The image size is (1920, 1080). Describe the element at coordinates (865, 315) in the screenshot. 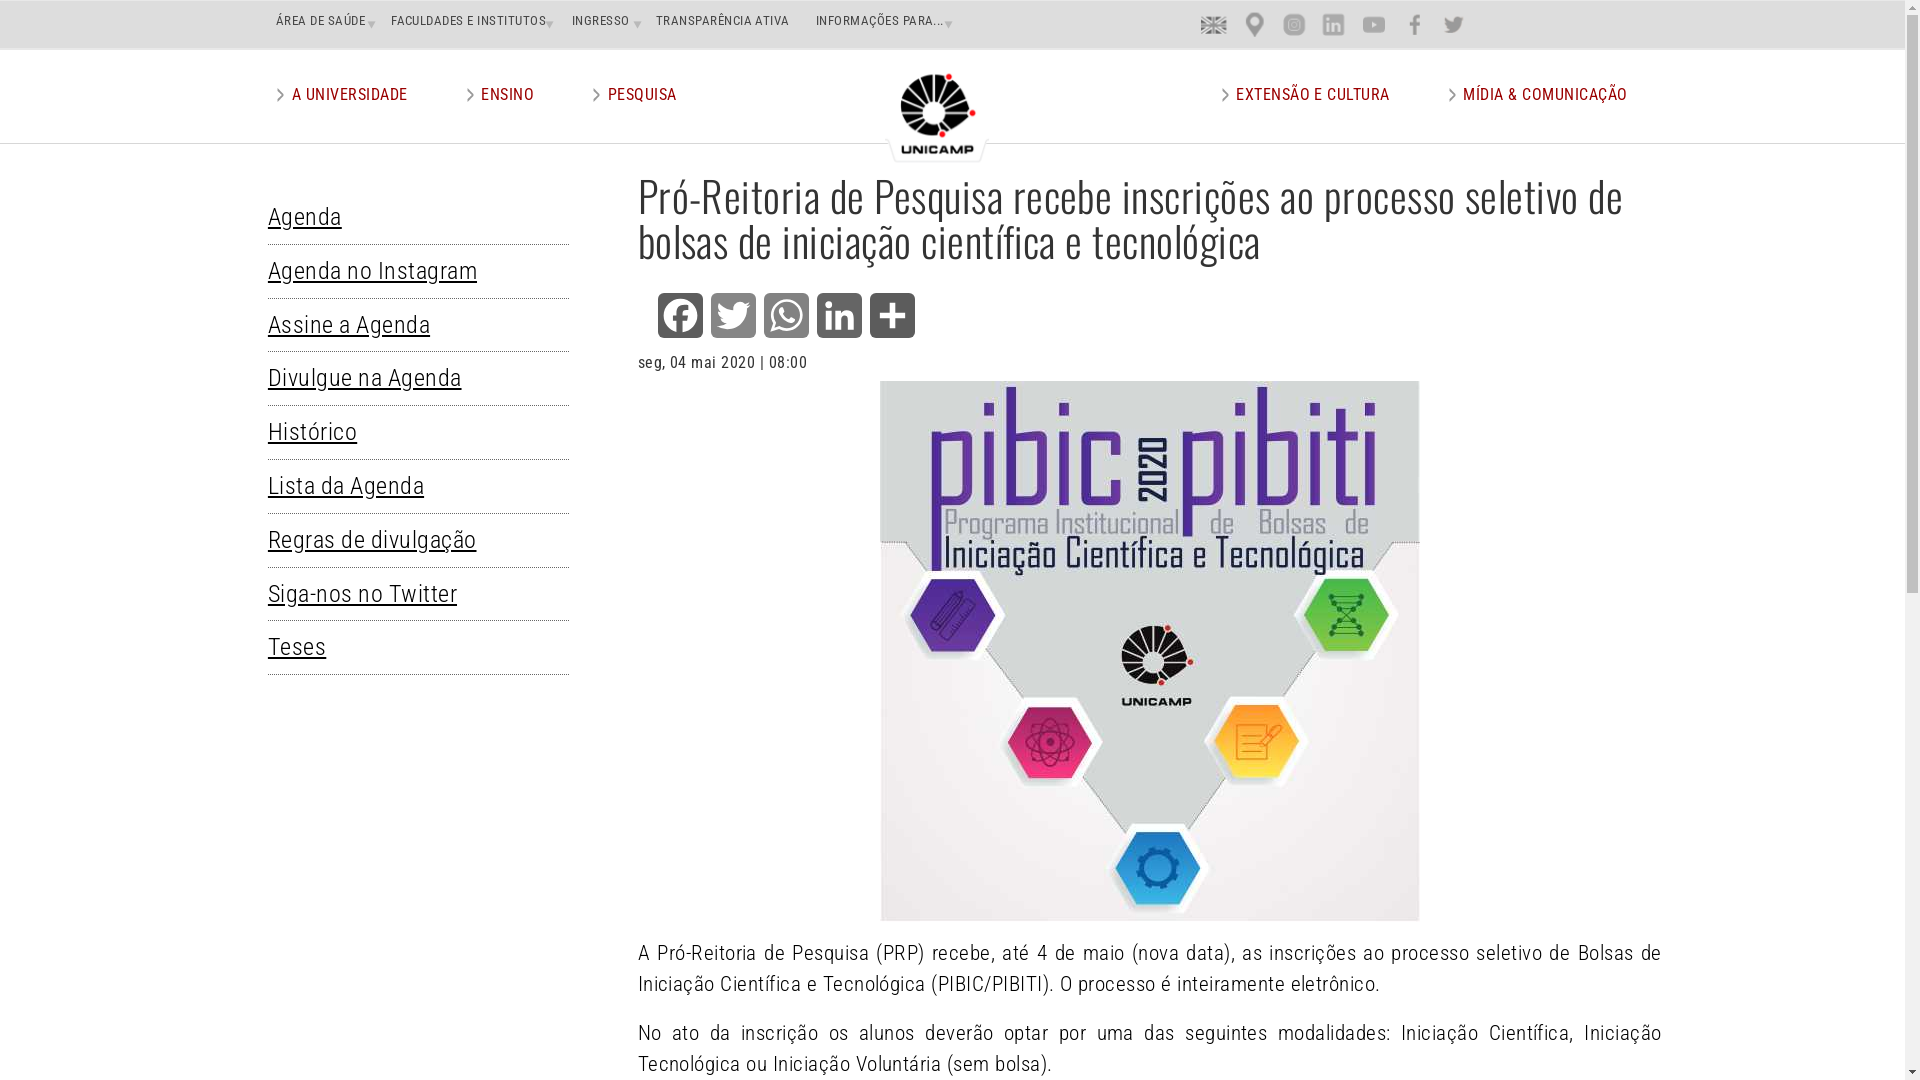

I see `'Share'` at that location.